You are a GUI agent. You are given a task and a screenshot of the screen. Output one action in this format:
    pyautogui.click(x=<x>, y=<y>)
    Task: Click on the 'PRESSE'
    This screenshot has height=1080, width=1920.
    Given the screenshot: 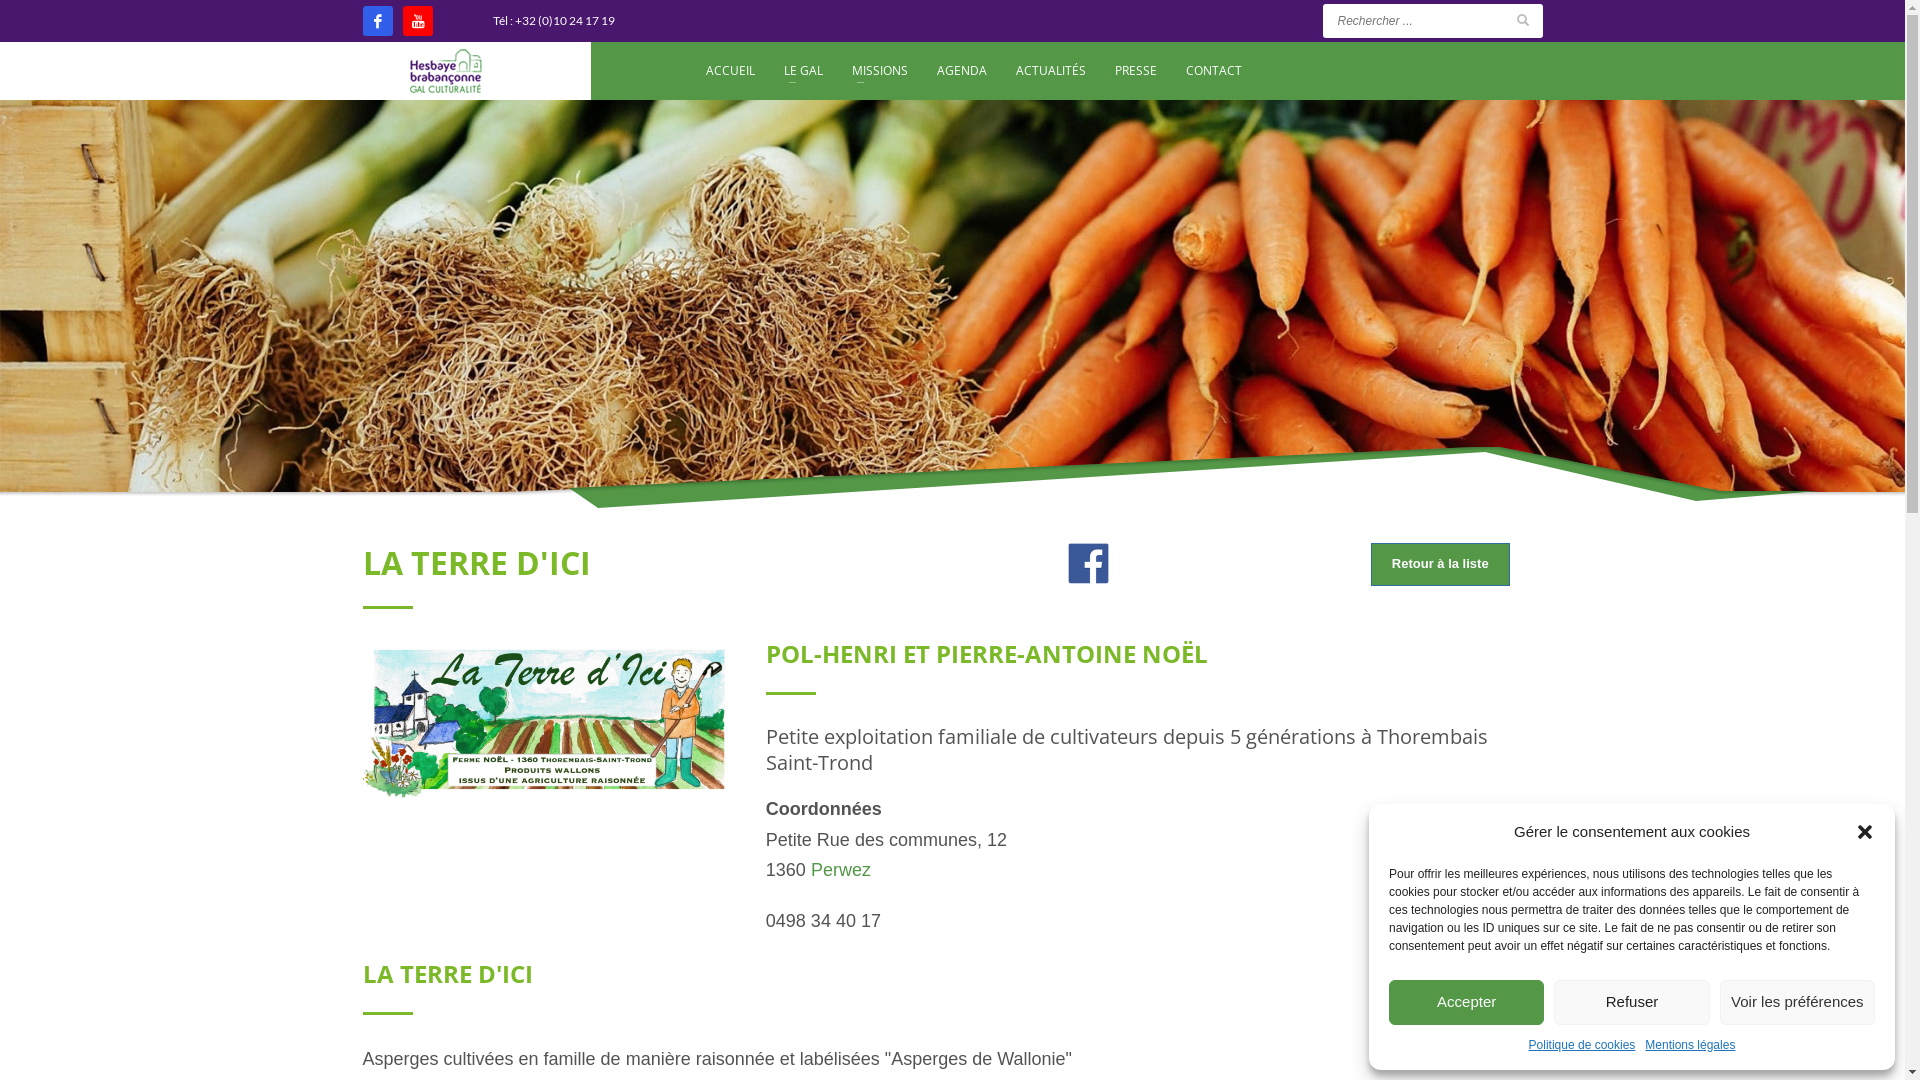 What is the action you would take?
    pyautogui.click(x=1134, y=69)
    